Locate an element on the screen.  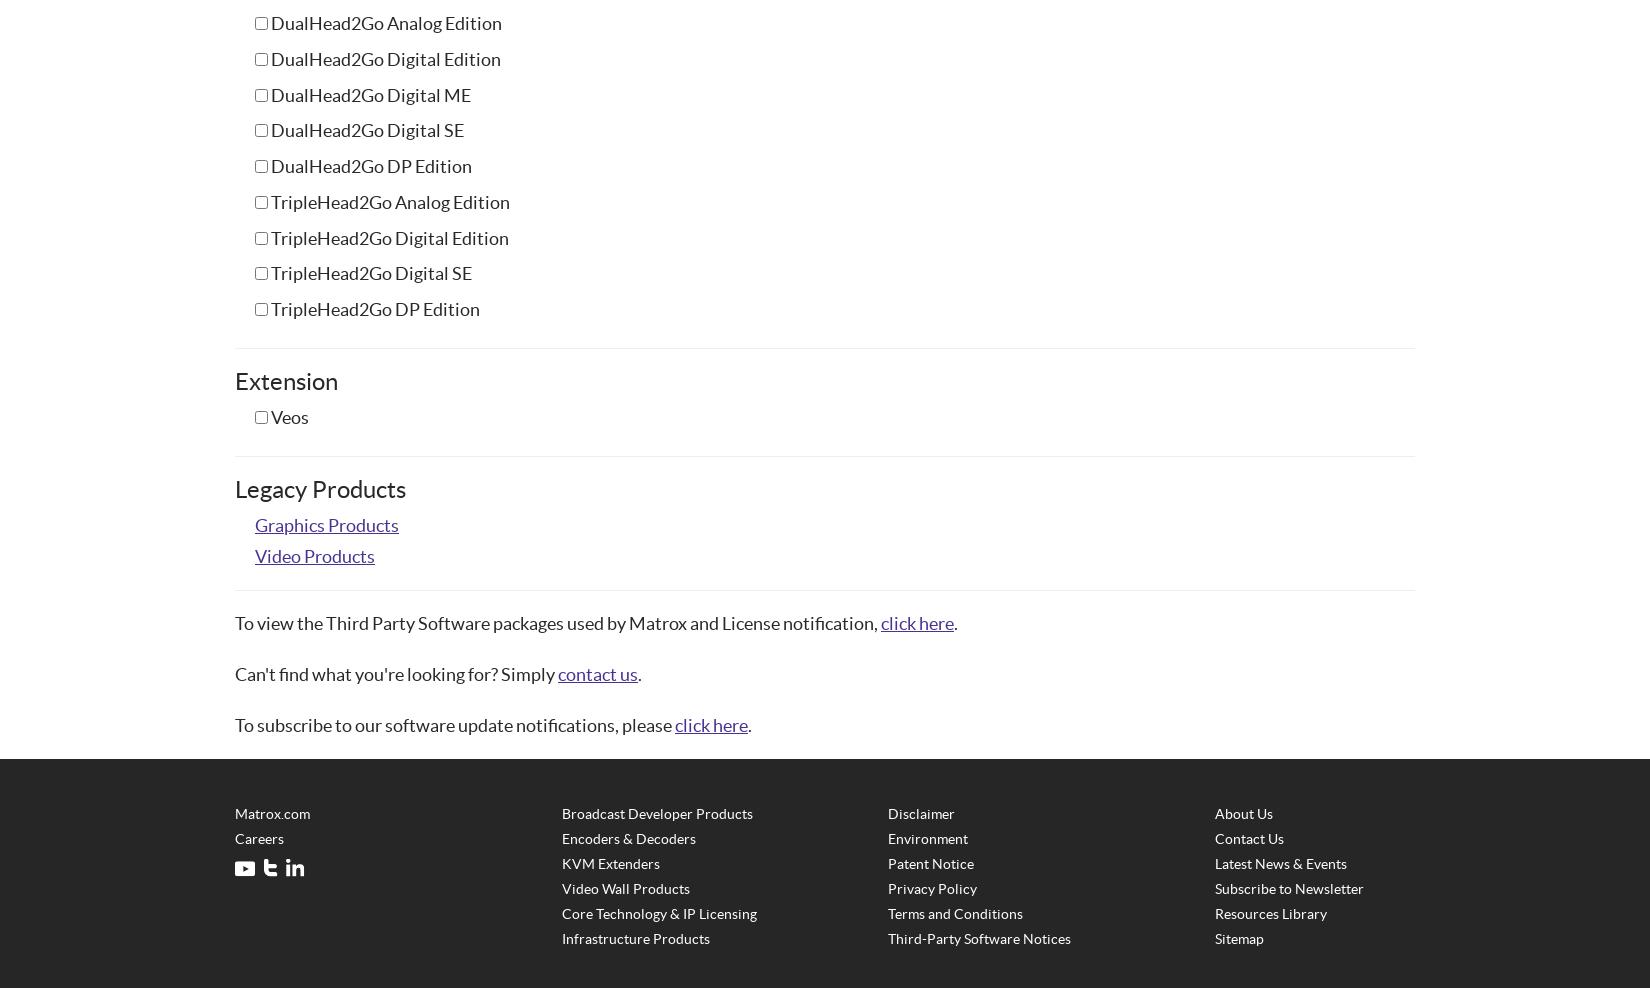
'DualHead2Go Analog Edition' is located at coordinates (384, 22).